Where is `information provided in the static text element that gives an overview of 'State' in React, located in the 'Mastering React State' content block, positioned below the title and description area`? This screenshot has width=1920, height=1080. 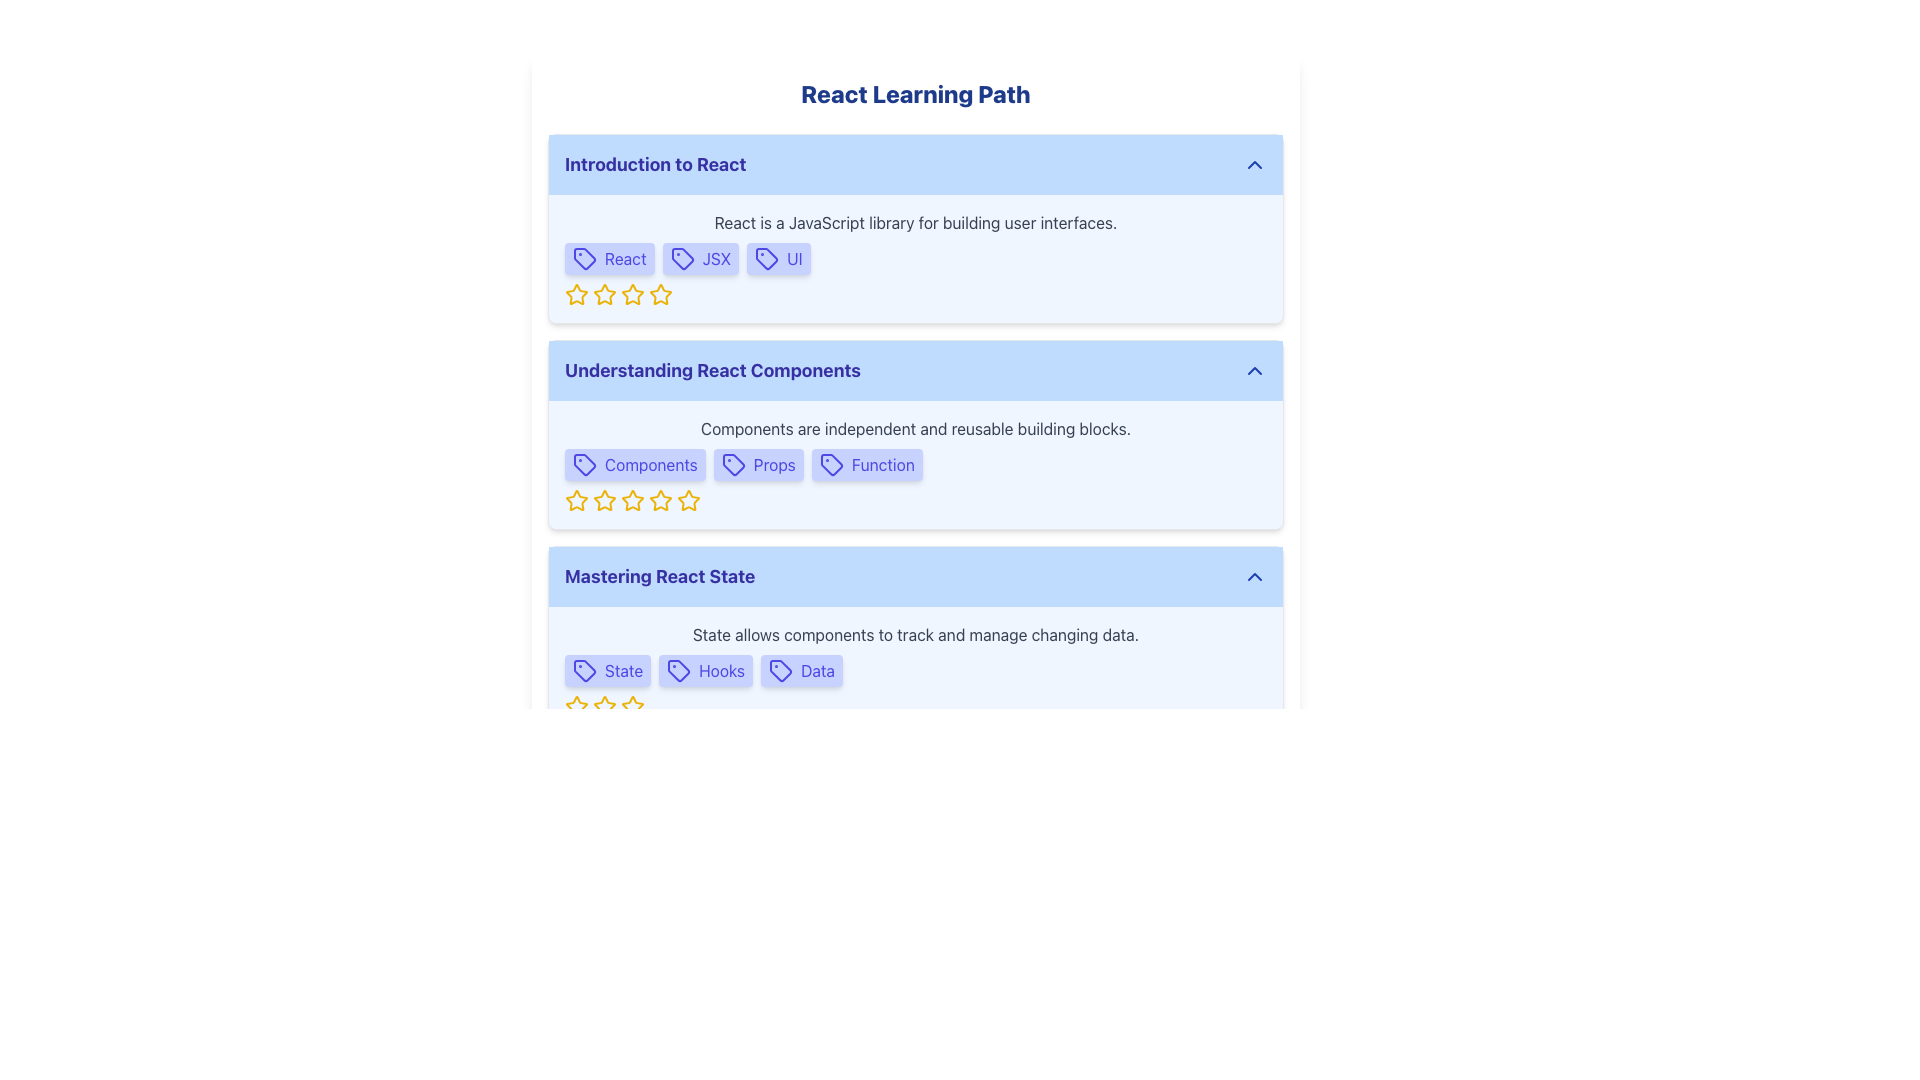 information provided in the static text element that gives an overview of 'State' in React, located in the 'Mastering React State' content block, positioned below the title and description area is located at coordinates (915, 635).